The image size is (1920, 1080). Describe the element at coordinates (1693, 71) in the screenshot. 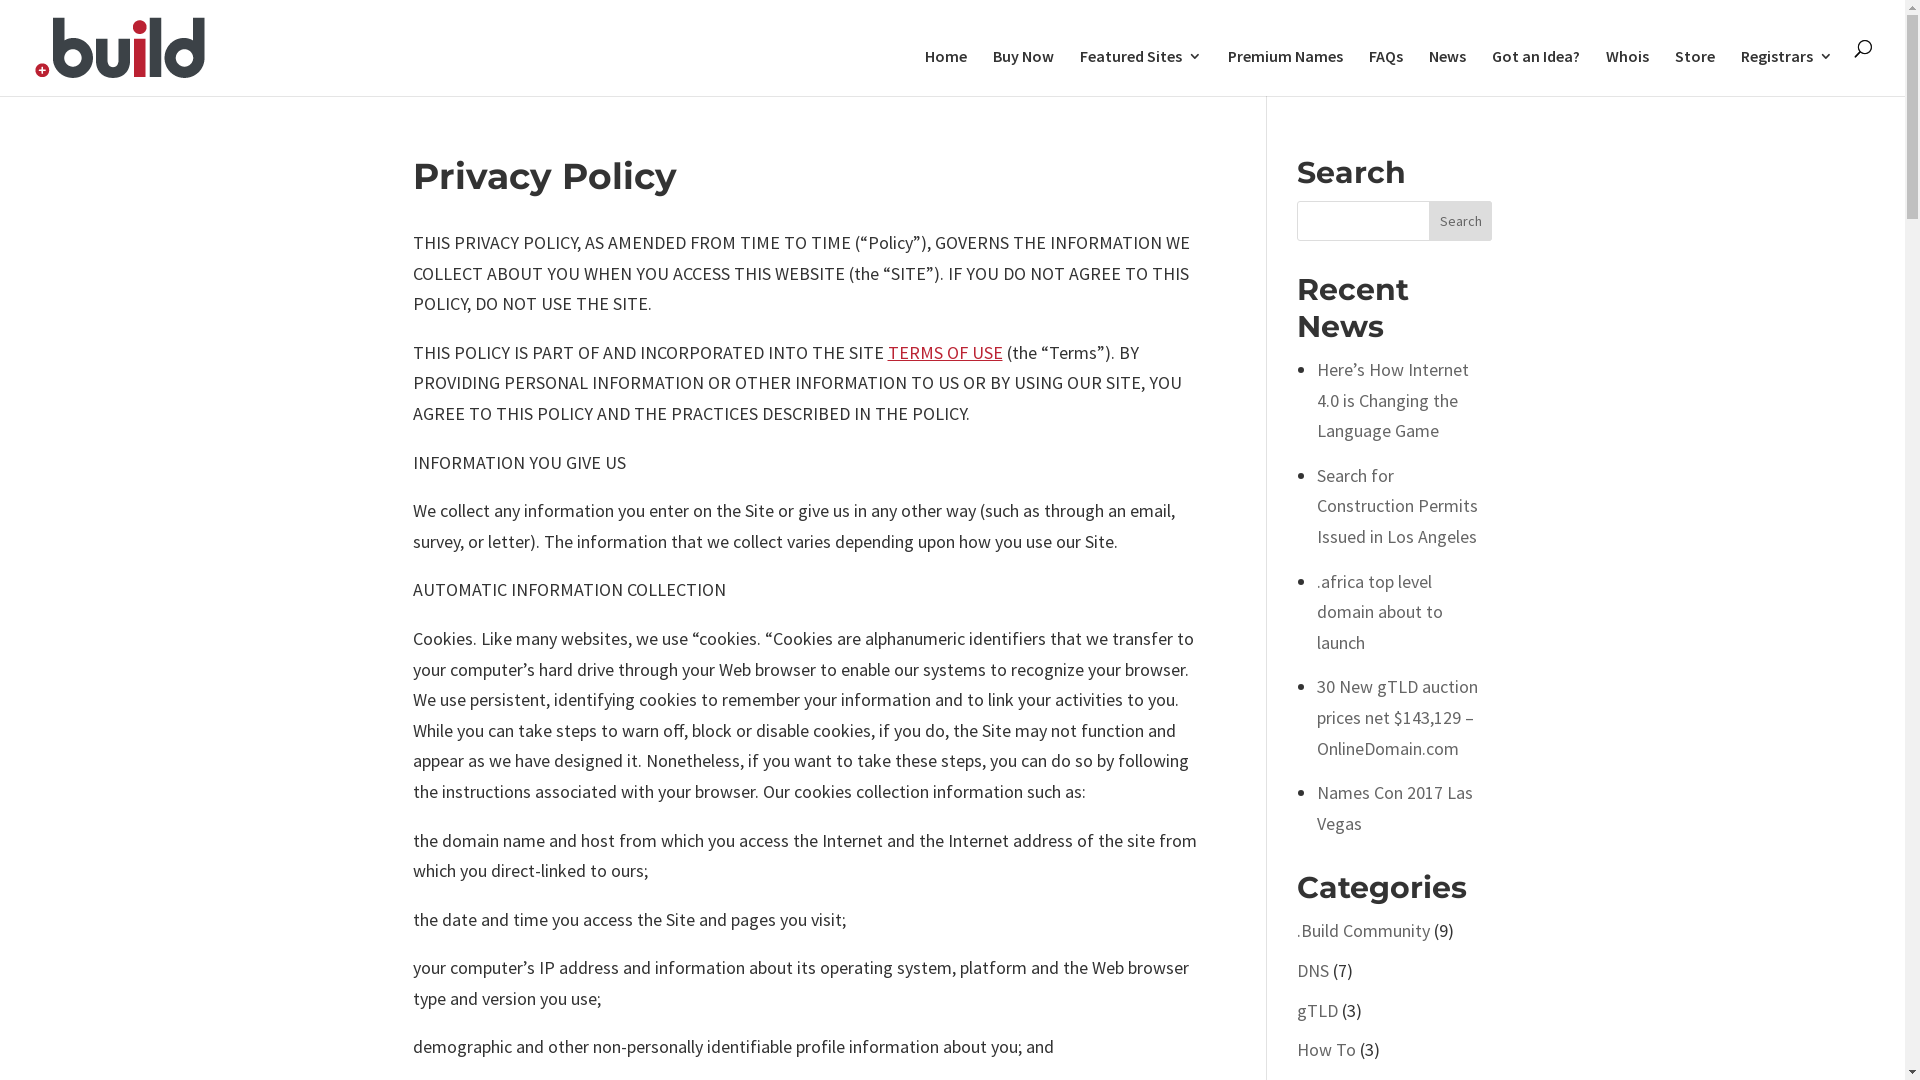

I see `'Store'` at that location.